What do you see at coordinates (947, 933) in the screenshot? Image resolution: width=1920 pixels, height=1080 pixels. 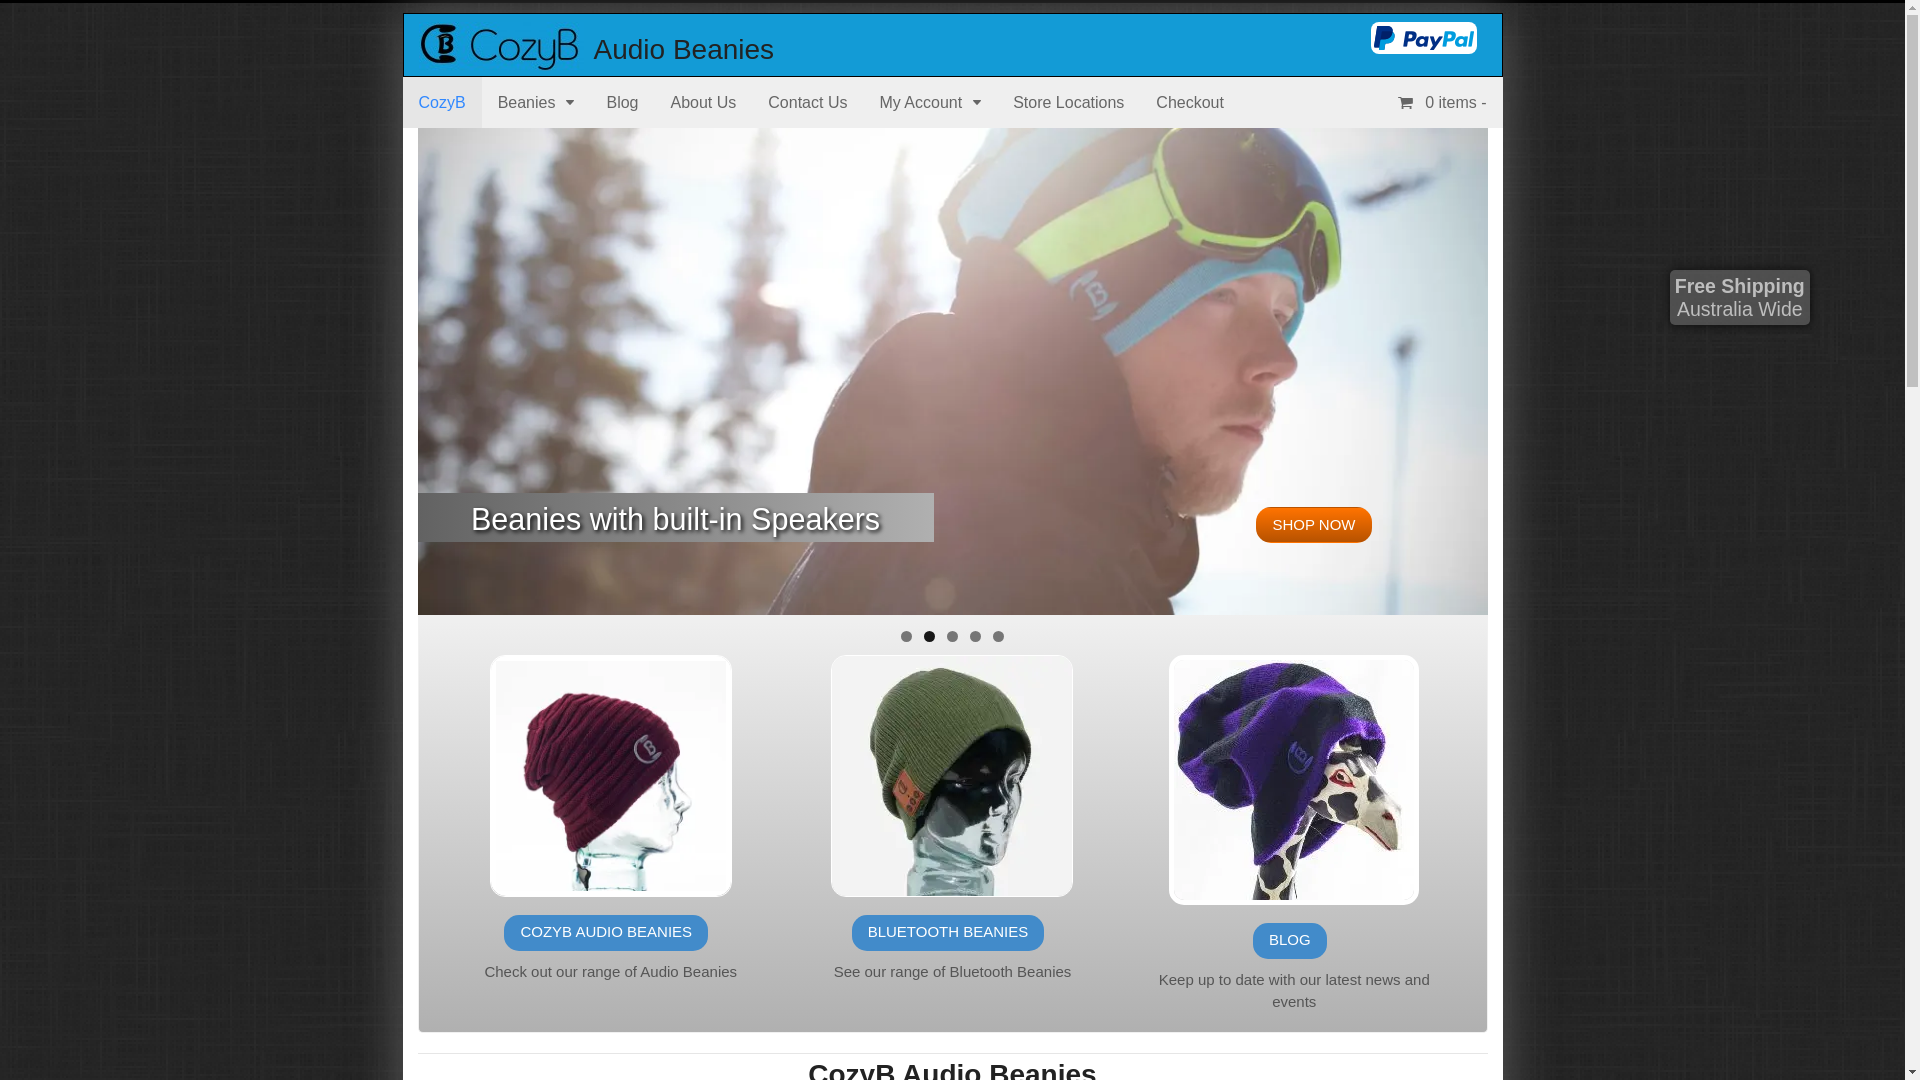 I see `'BLUETOOTH BEANIES'` at bounding box center [947, 933].